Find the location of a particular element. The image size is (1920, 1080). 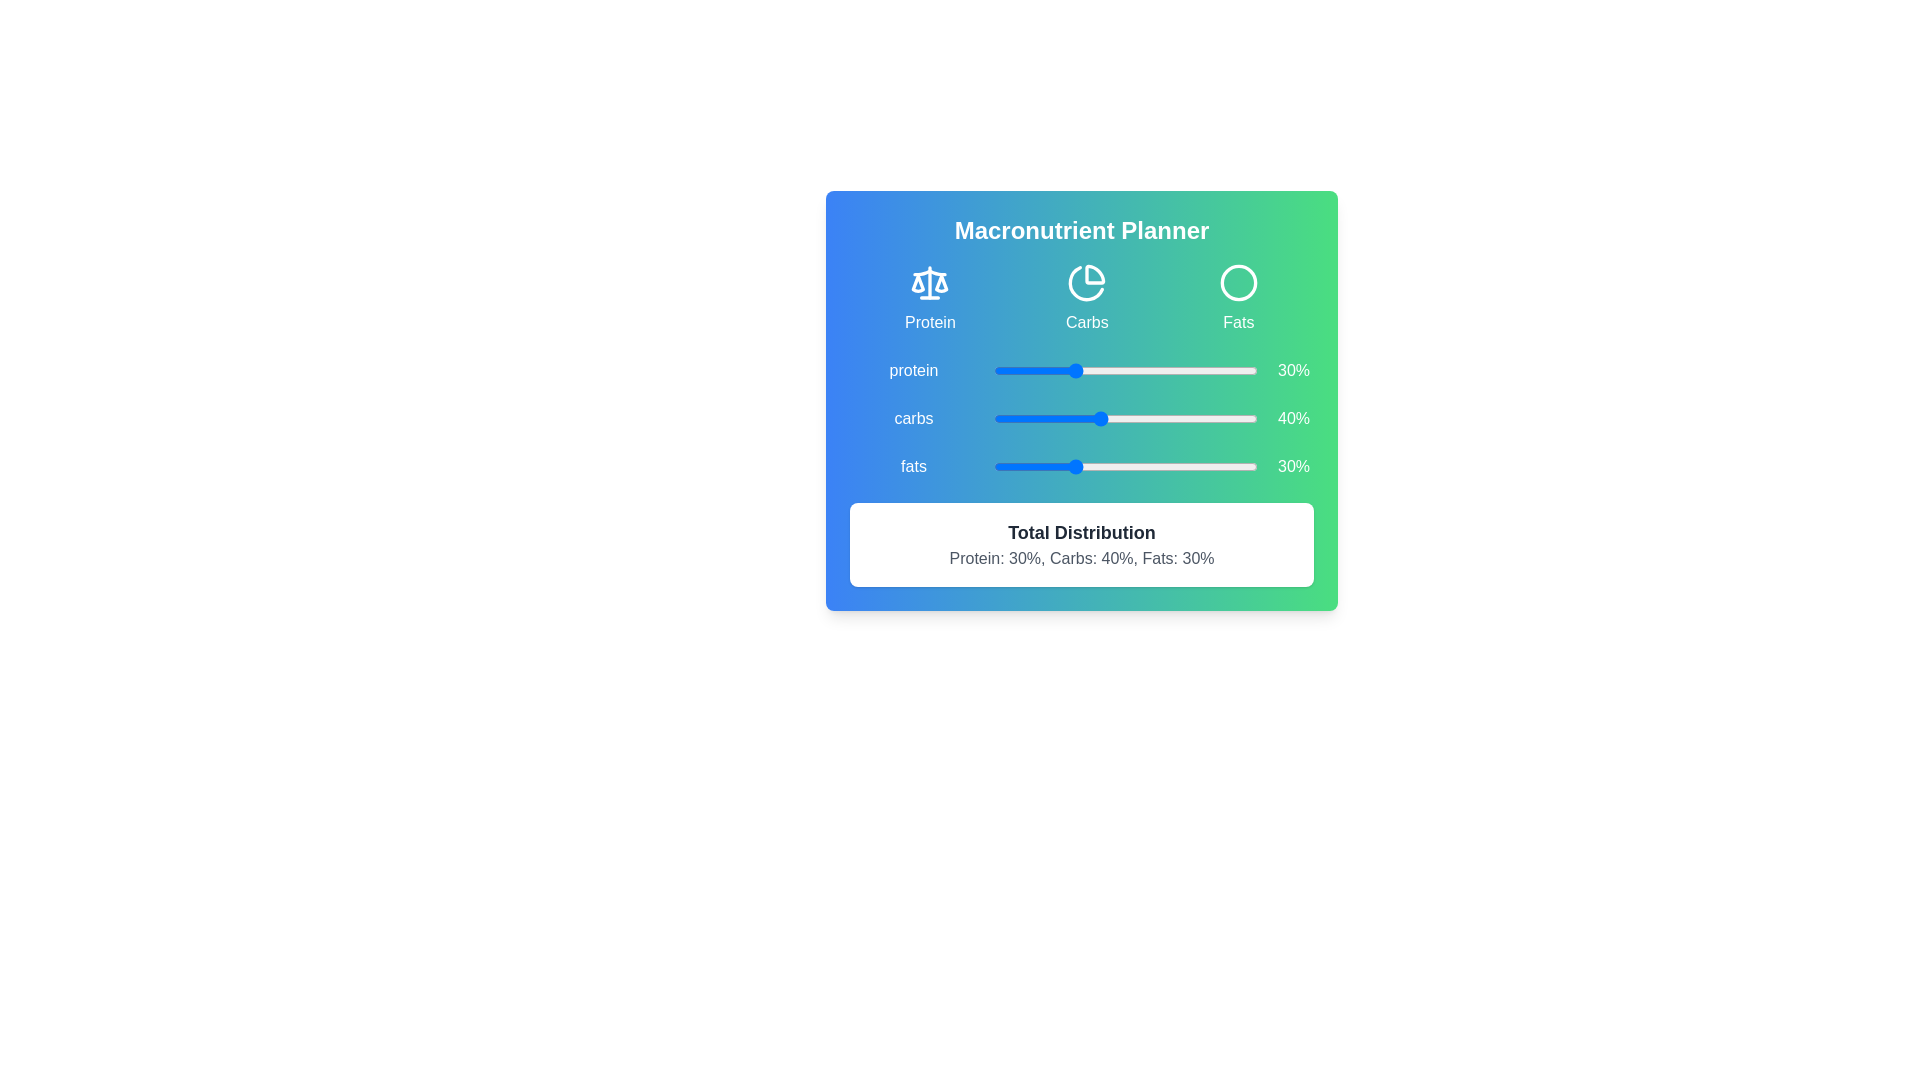

the 'Carbs' nutrient category icon located under the 'Macronutrient Planner' header is located at coordinates (1085, 283).